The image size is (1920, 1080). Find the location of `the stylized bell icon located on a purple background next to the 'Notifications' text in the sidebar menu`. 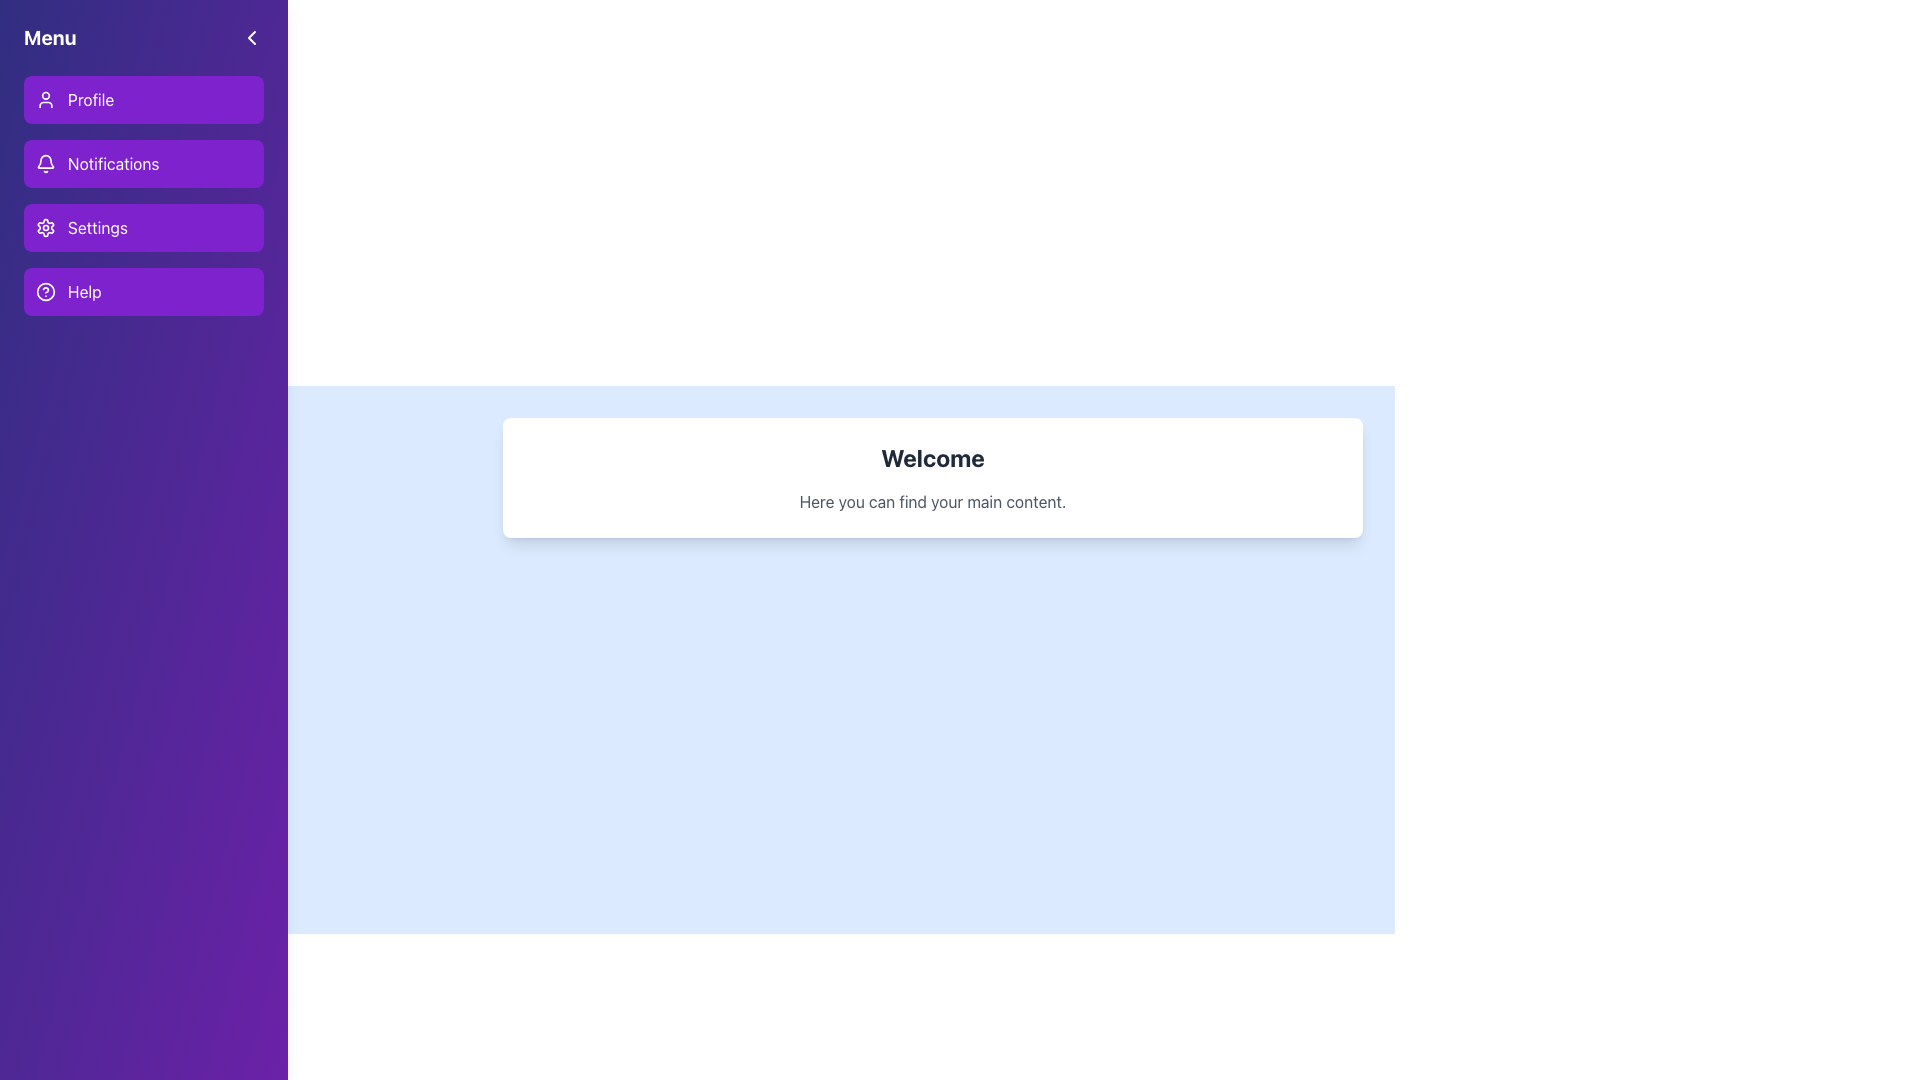

the stylized bell icon located on a purple background next to the 'Notifications' text in the sidebar menu is located at coordinates (46, 163).